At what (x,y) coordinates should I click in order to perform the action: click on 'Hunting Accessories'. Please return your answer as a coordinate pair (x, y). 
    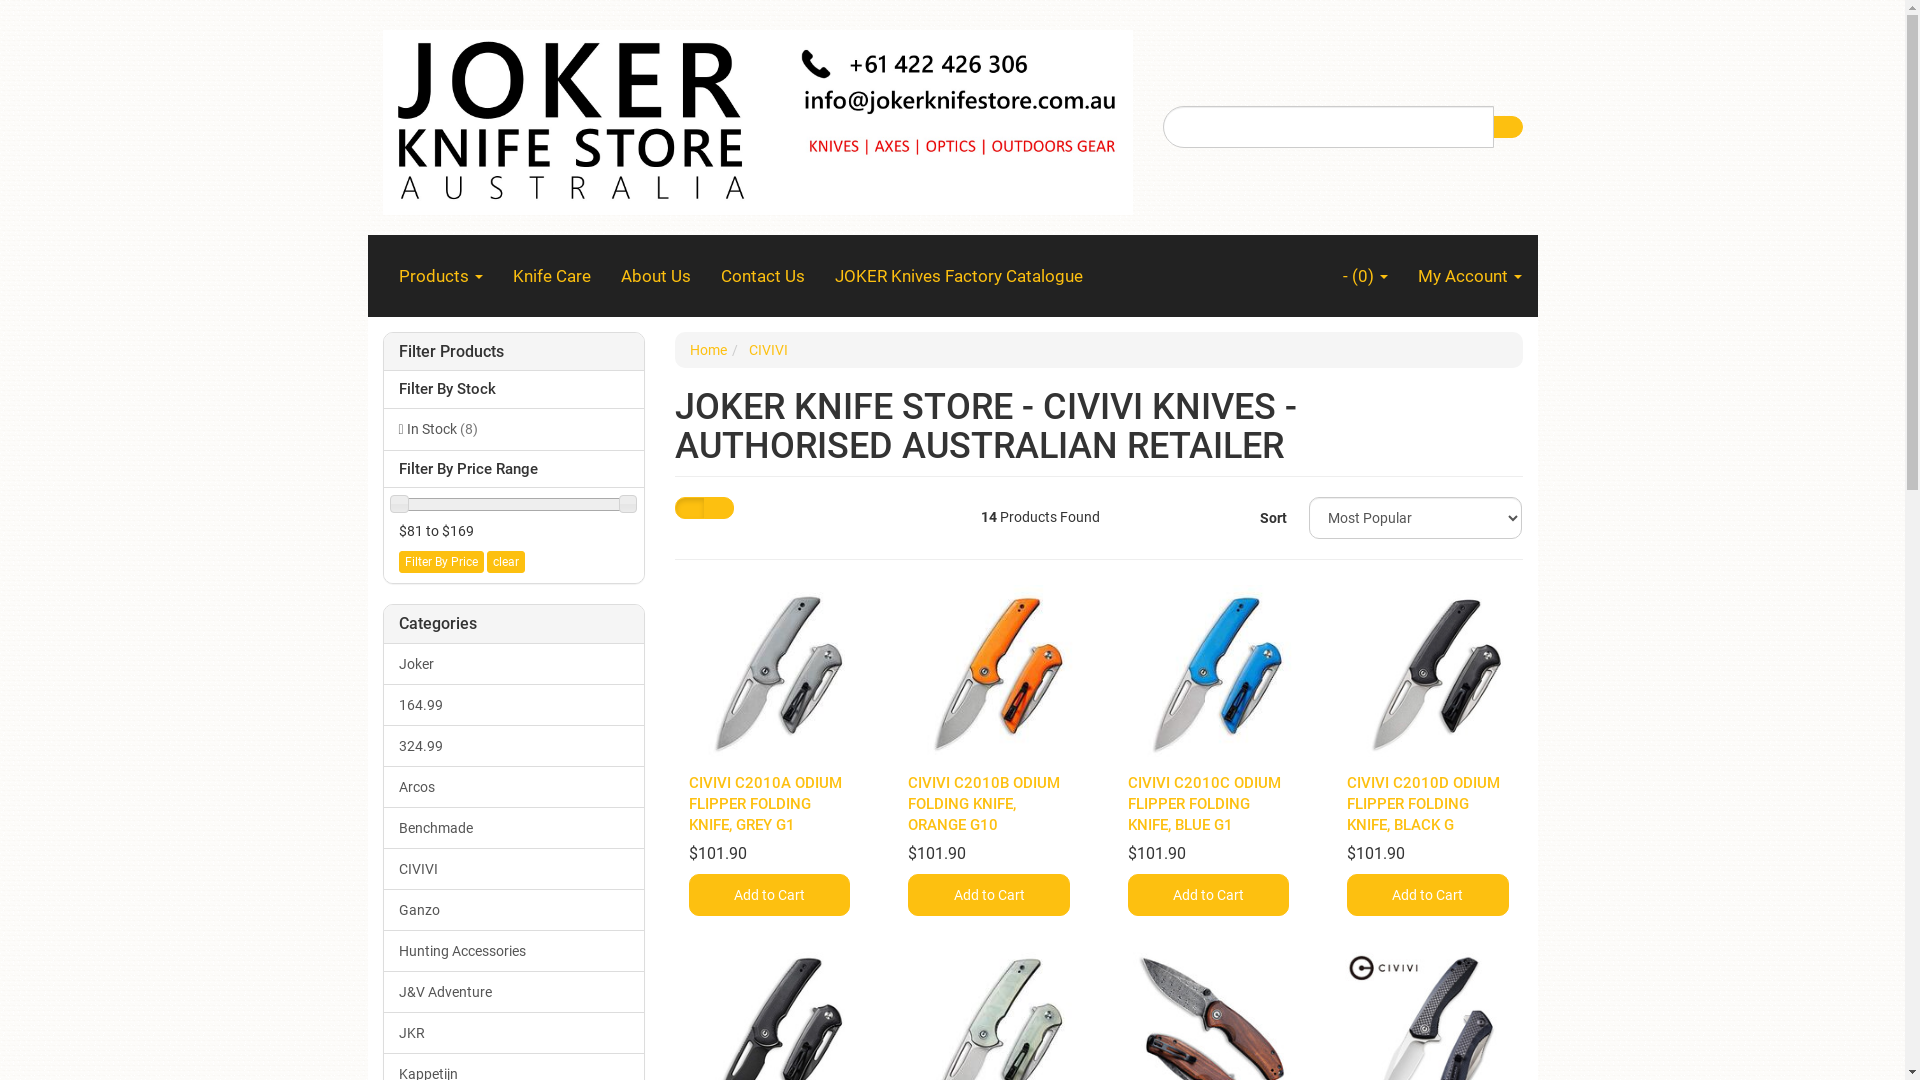
    Looking at the image, I should click on (514, 950).